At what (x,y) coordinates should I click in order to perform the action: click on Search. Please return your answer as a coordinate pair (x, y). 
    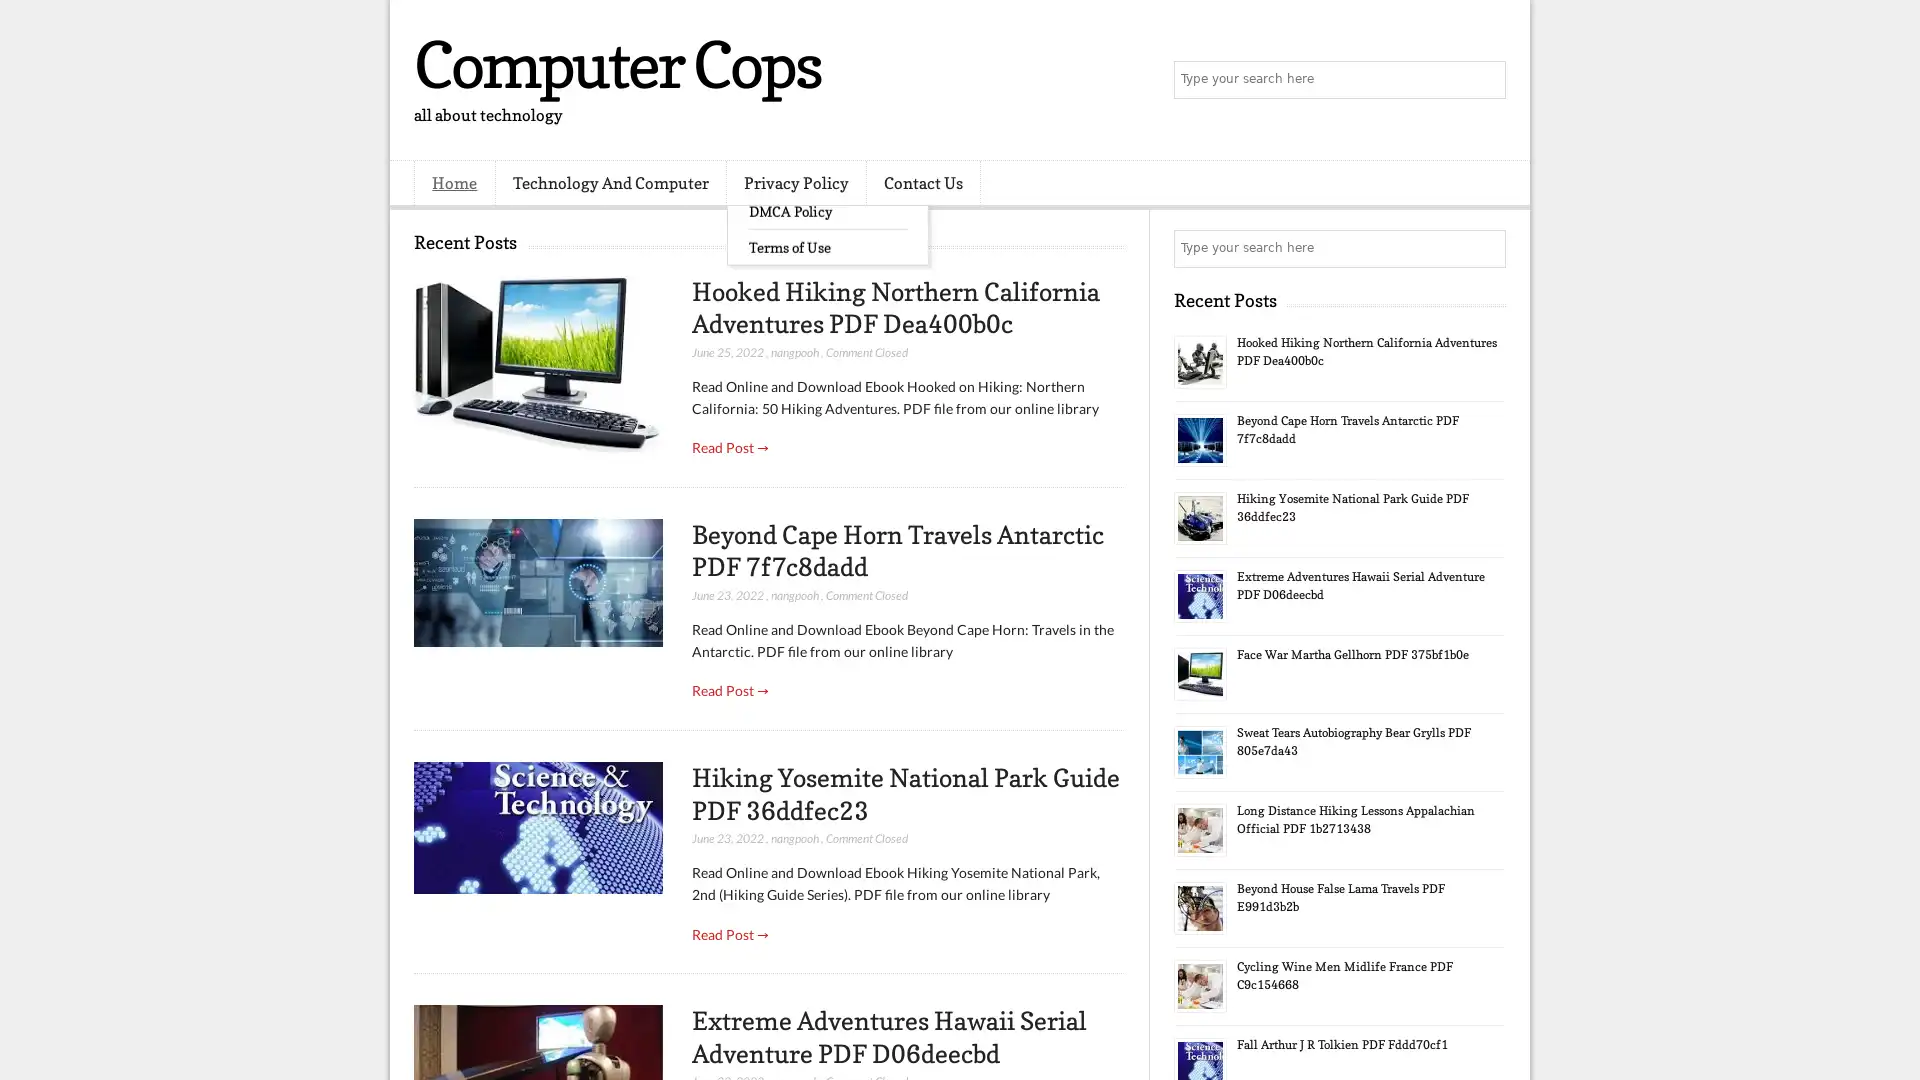
    Looking at the image, I should click on (1485, 248).